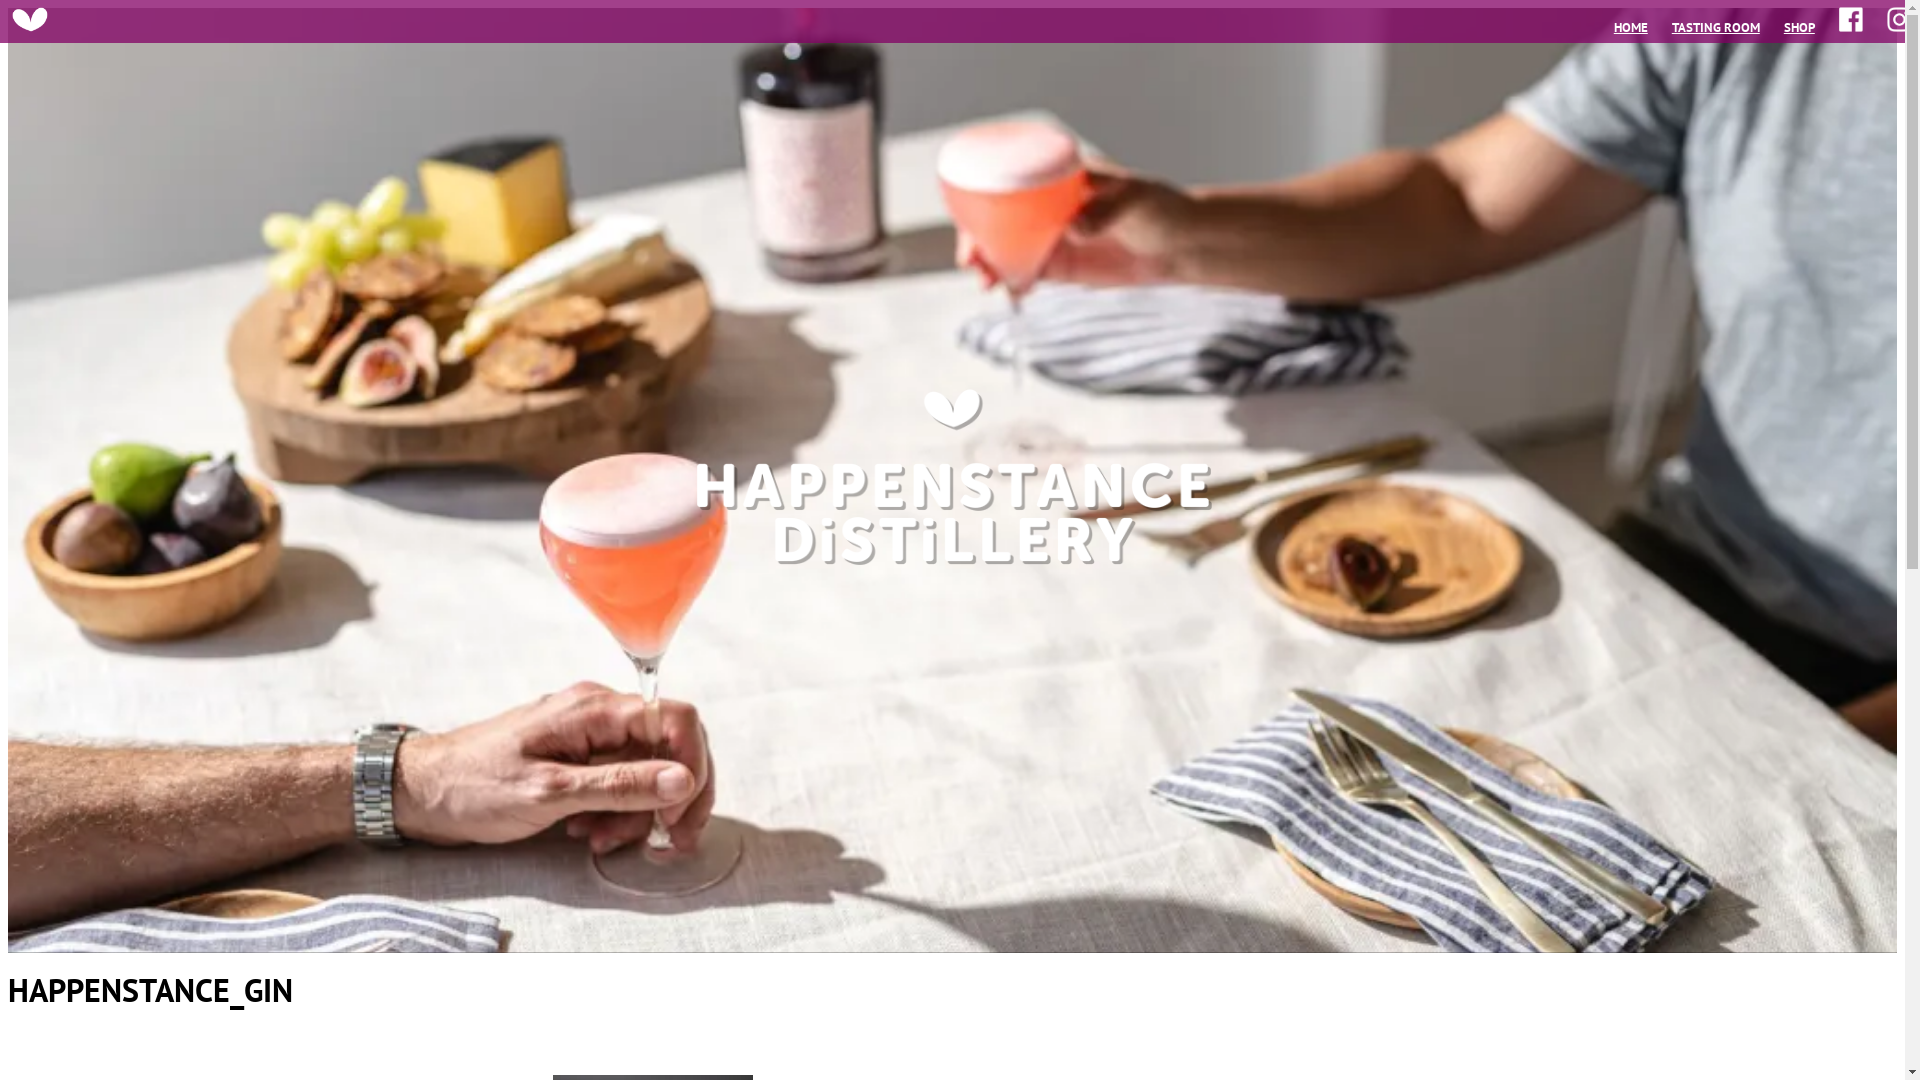 The height and width of the screenshot is (1080, 1920). What do you see at coordinates (1671, 27) in the screenshot?
I see `'TASTING ROOM'` at bounding box center [1671, 27].